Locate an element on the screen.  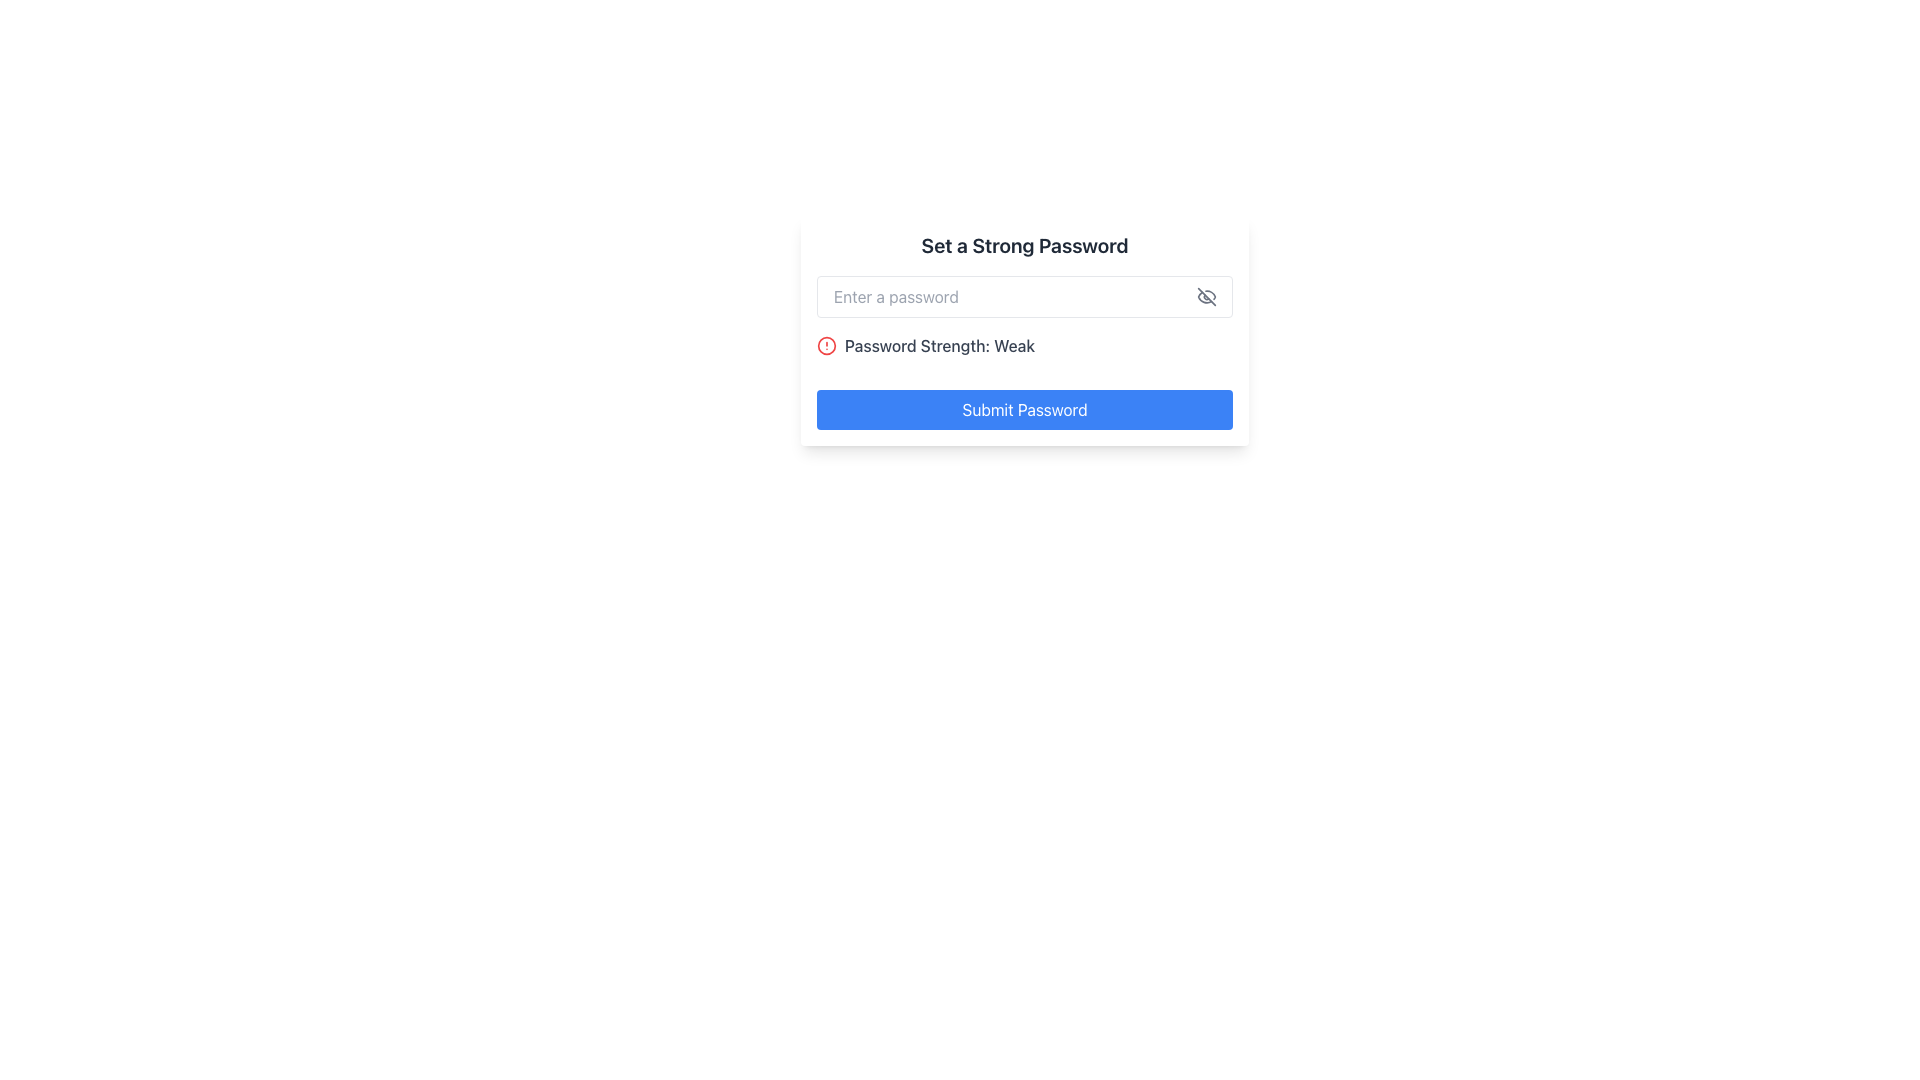
the diagonal strikethrough line of the eye icon within the password input field is located at coordinates (1205, 297).